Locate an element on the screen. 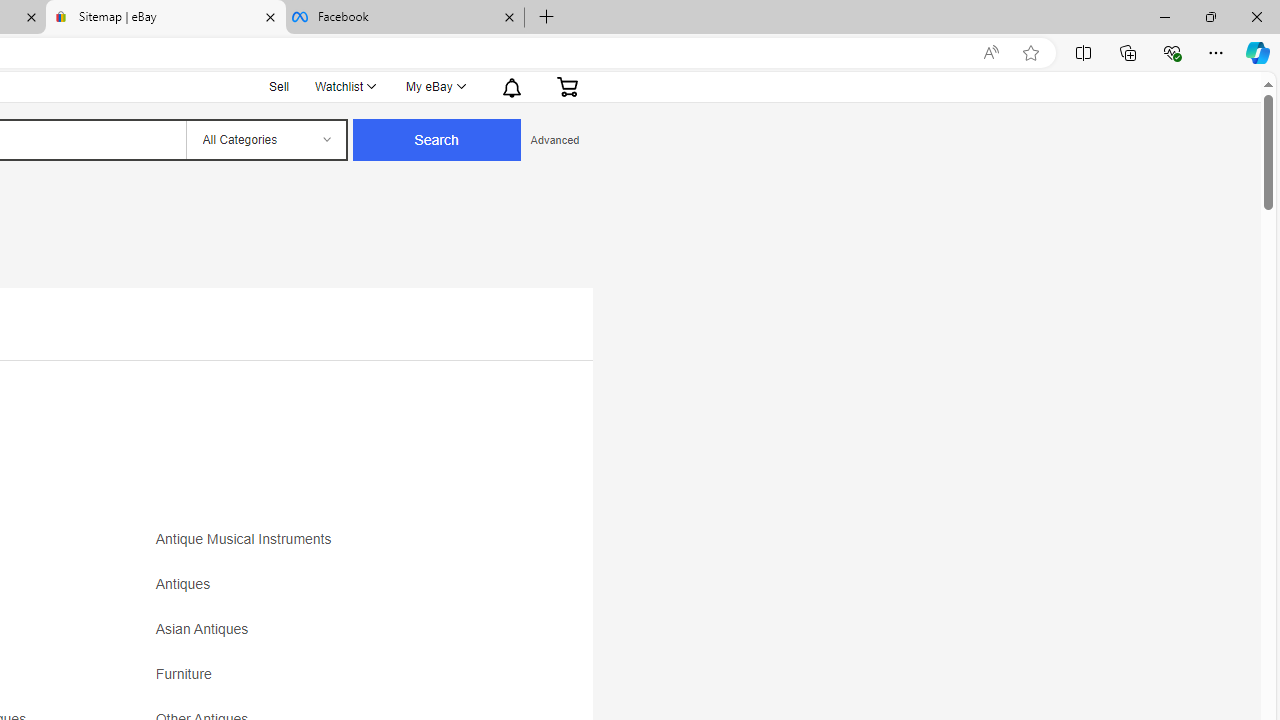 The height and width of the screenshot is (720, 1280). 'Settings and more (Alt+F)' is located at coordinates (1215, 51).